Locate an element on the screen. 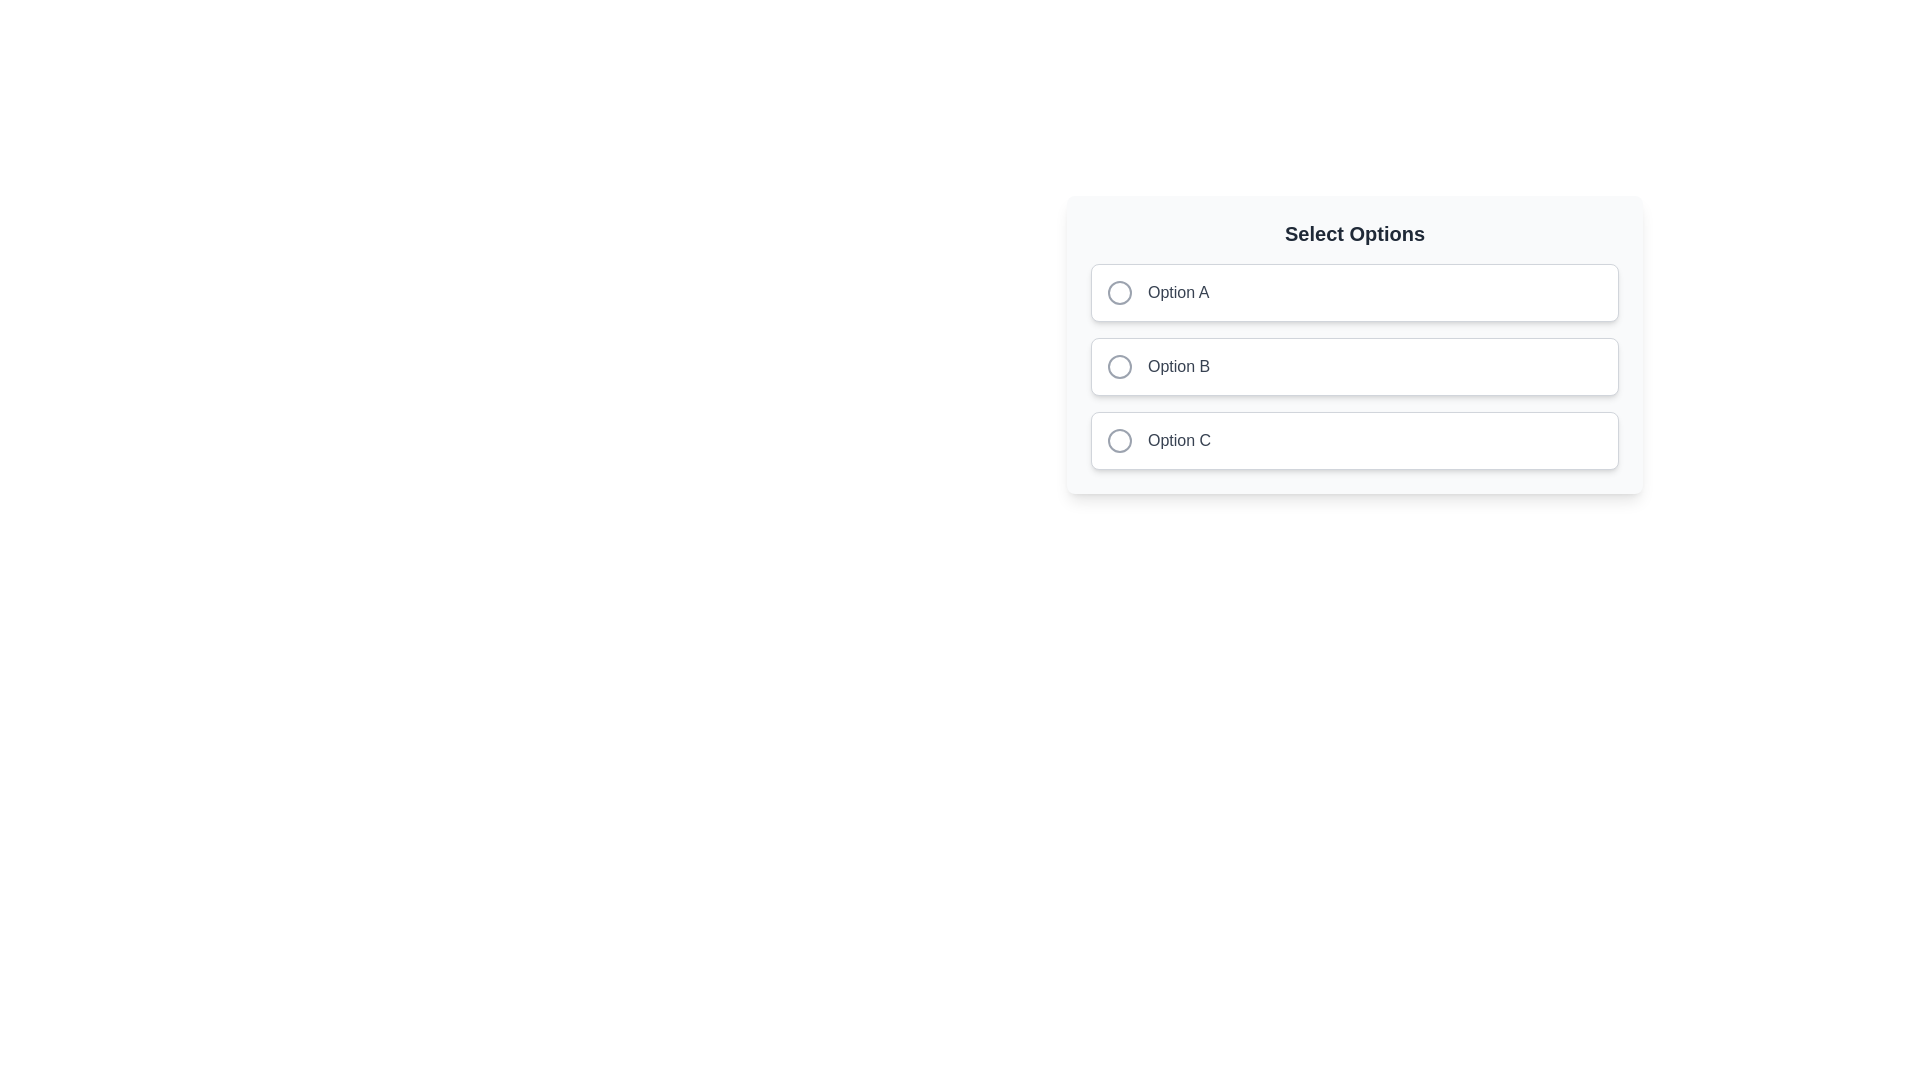  the interactive radio button for 'Option C' is located at coordinates (1118, 439).